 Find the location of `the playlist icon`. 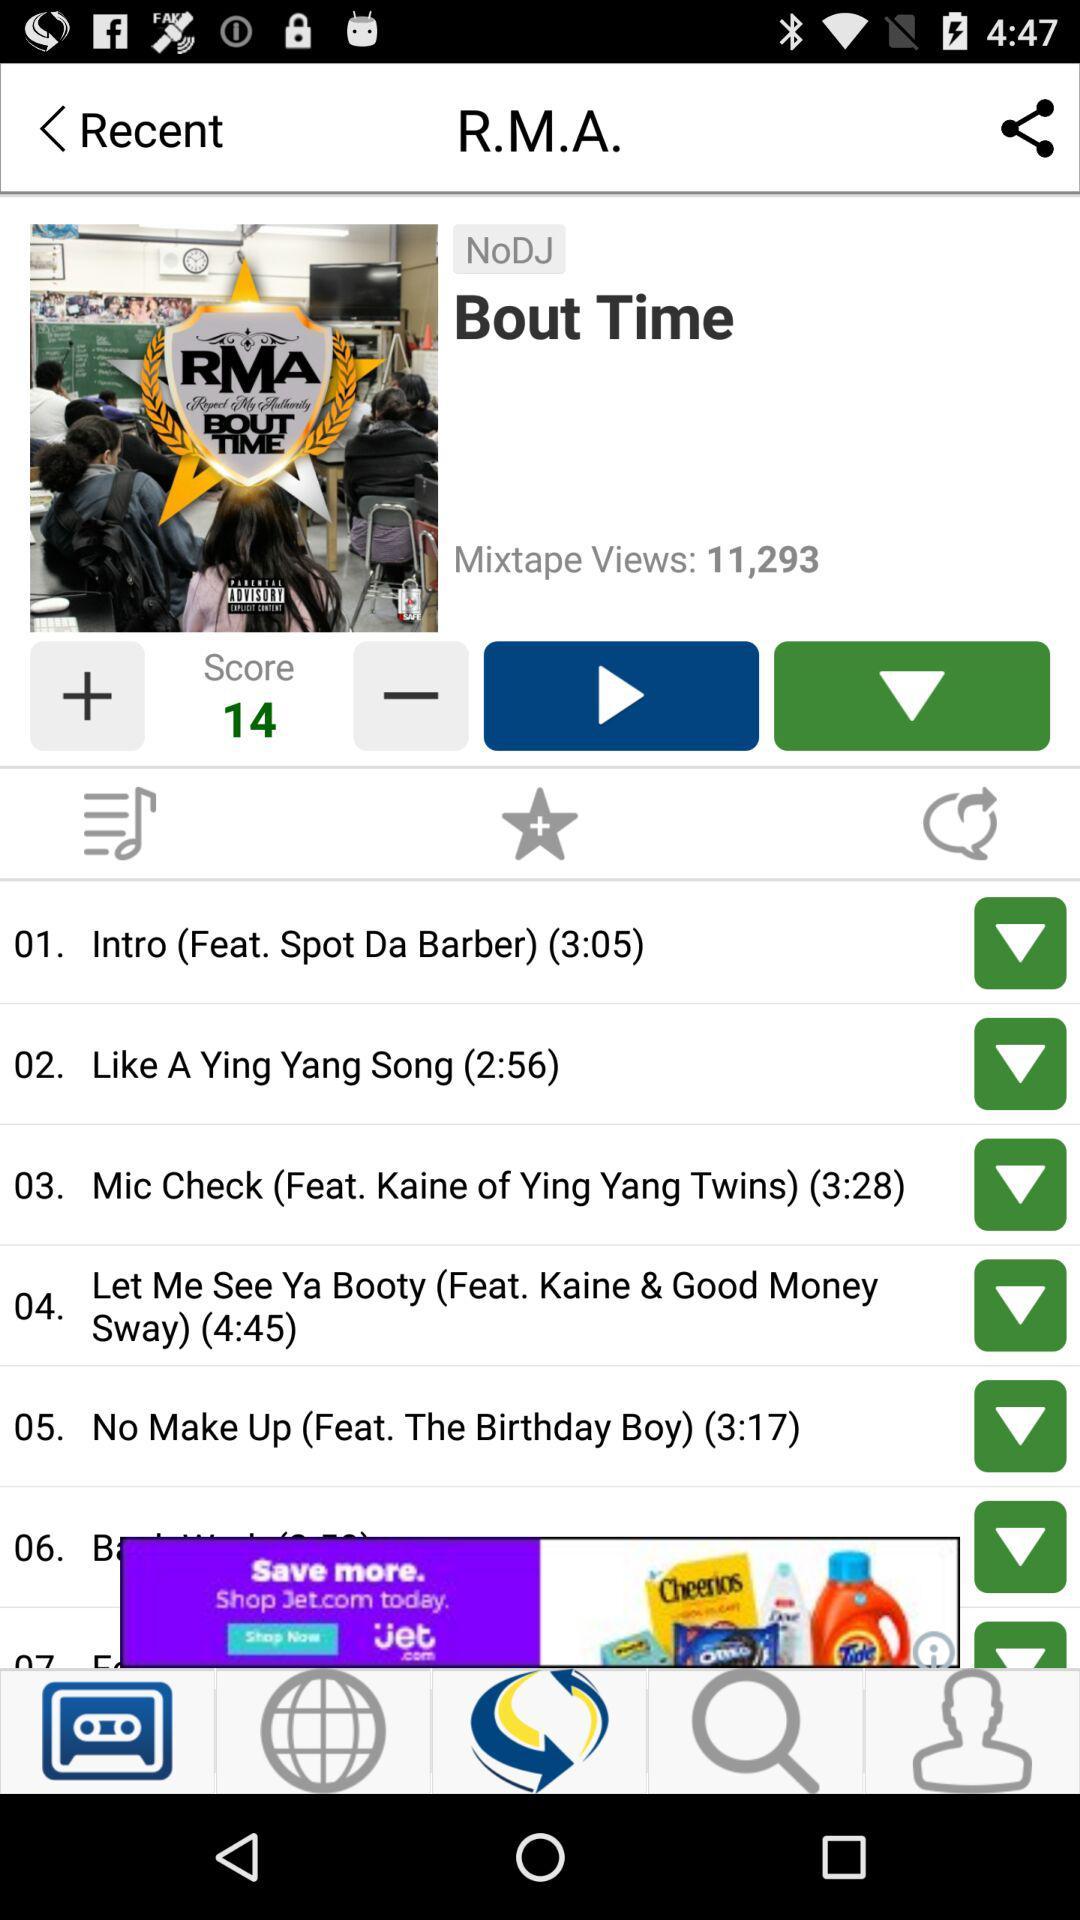

the playlist icon is located at coordinates (119, 880).